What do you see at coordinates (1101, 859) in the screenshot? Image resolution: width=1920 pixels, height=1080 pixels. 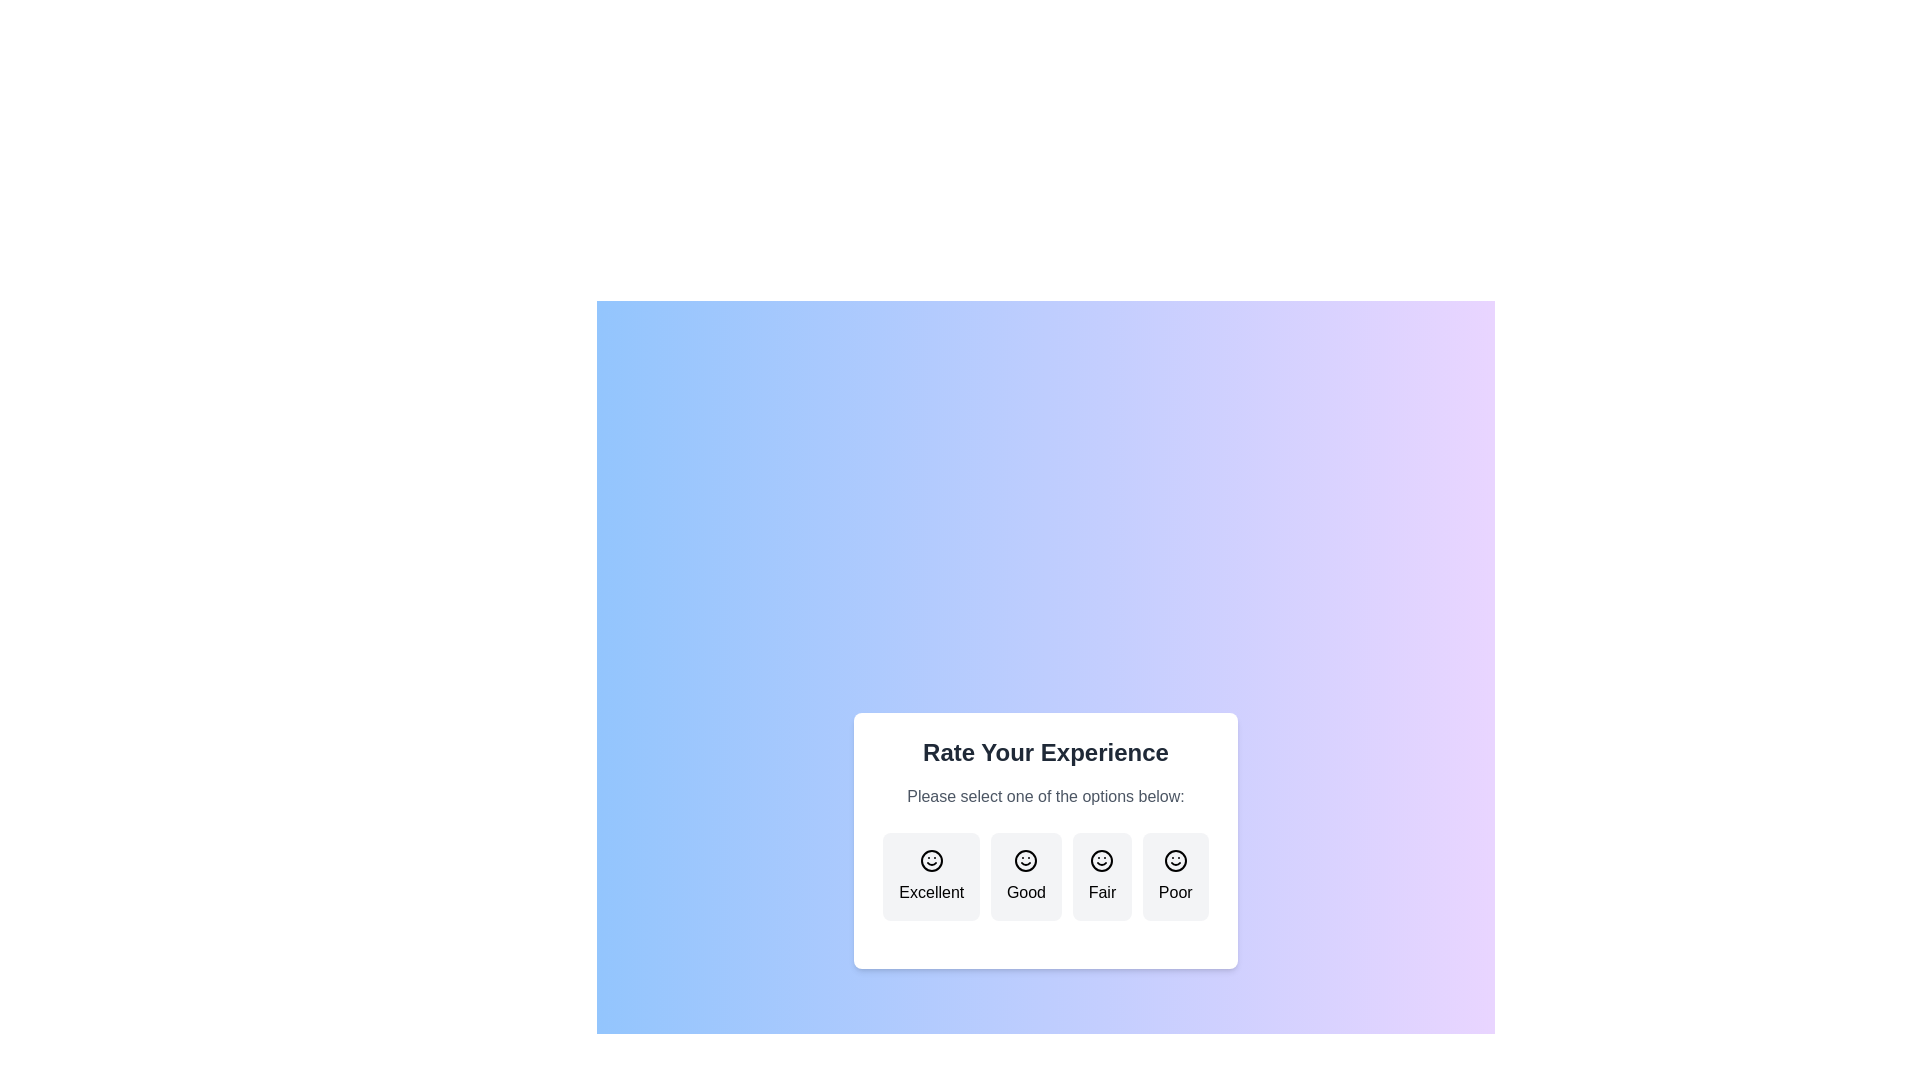 I see `the circular base of the 'Fair' smiley icon, which represents the selected option in the rating system` at bounding box center [1101, 859].